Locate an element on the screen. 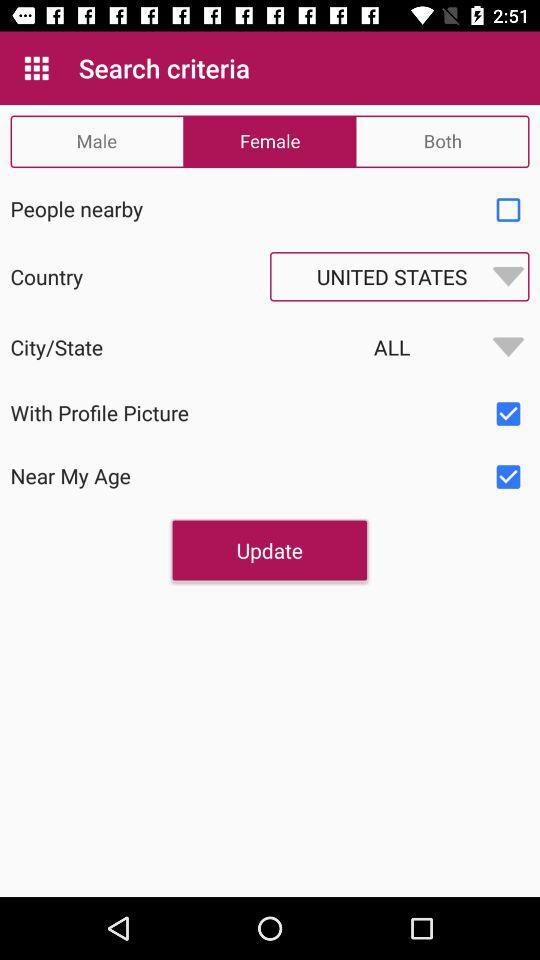  criteria is located at coordinates (508, 477).